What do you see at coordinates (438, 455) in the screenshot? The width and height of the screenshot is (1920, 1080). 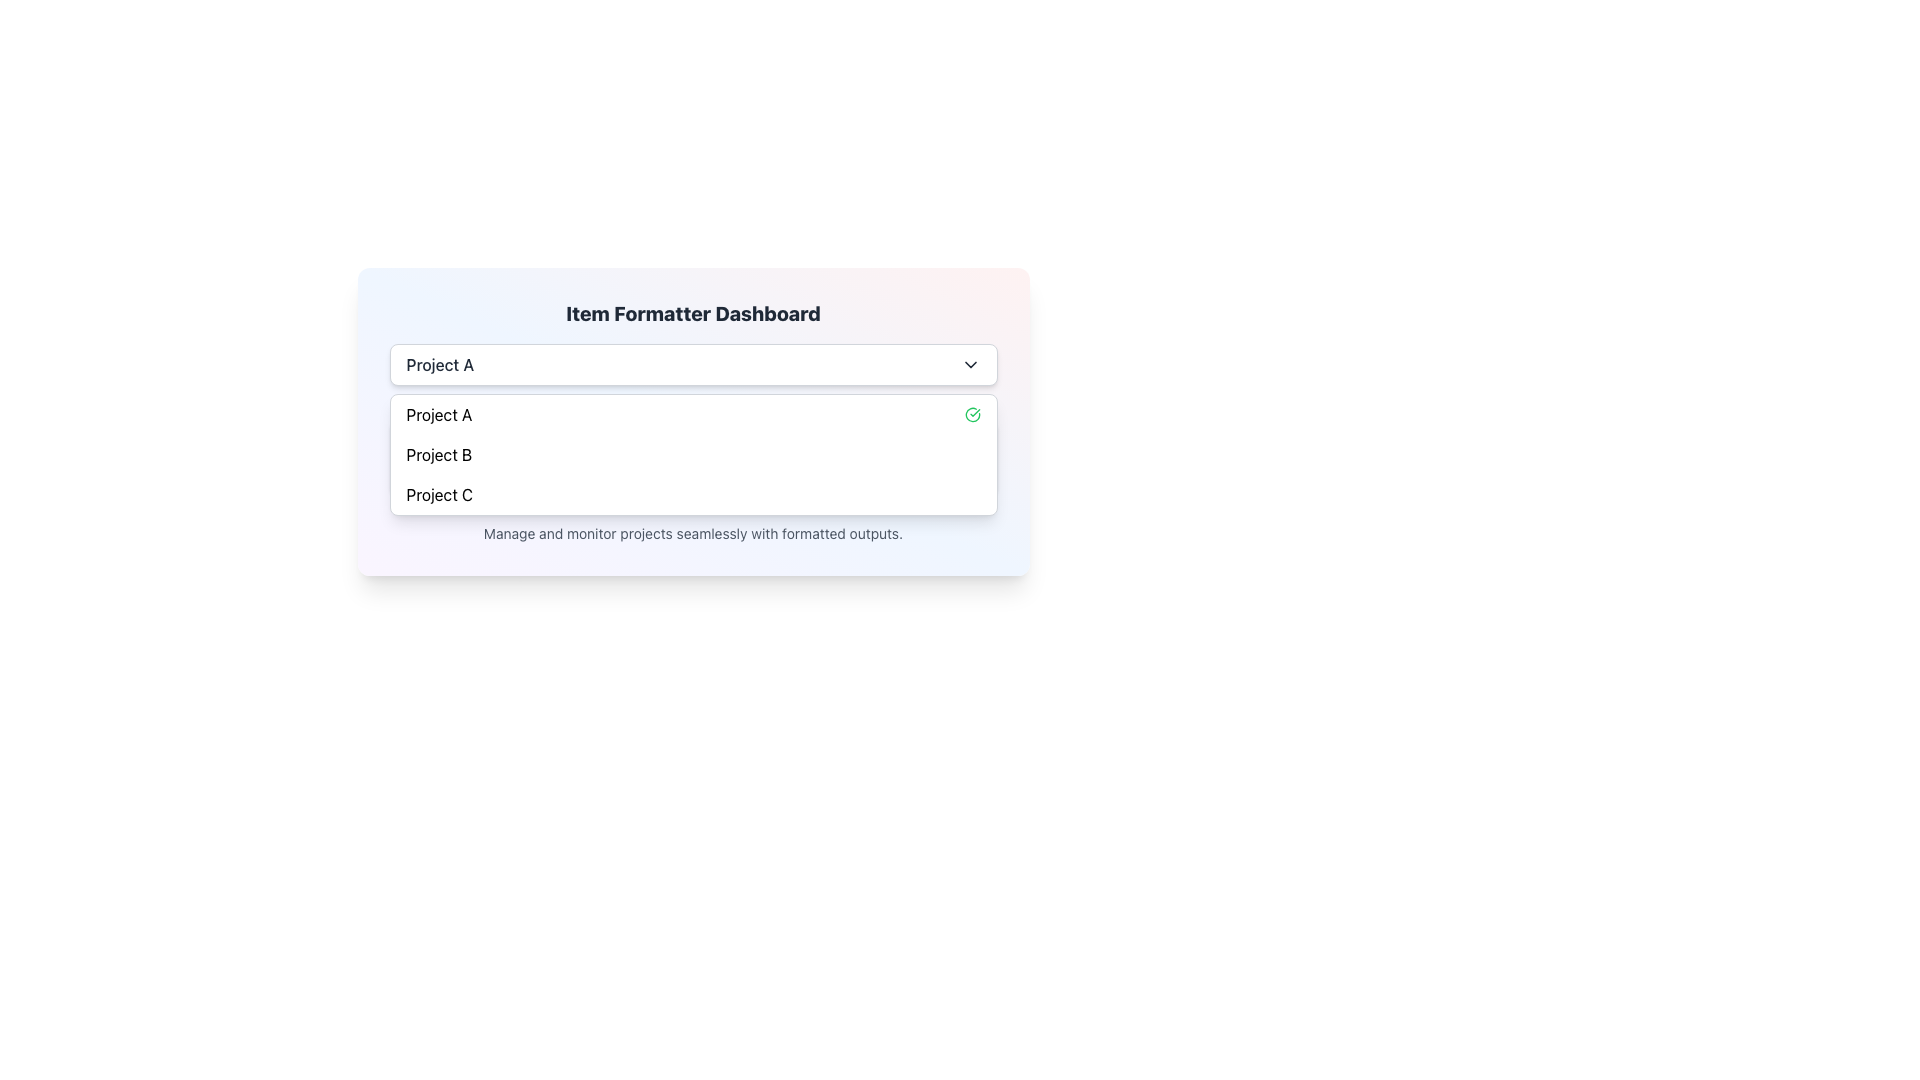 I see `the selectable dropdown list item labeled 'Project B'` at bounding box center [438, 455].